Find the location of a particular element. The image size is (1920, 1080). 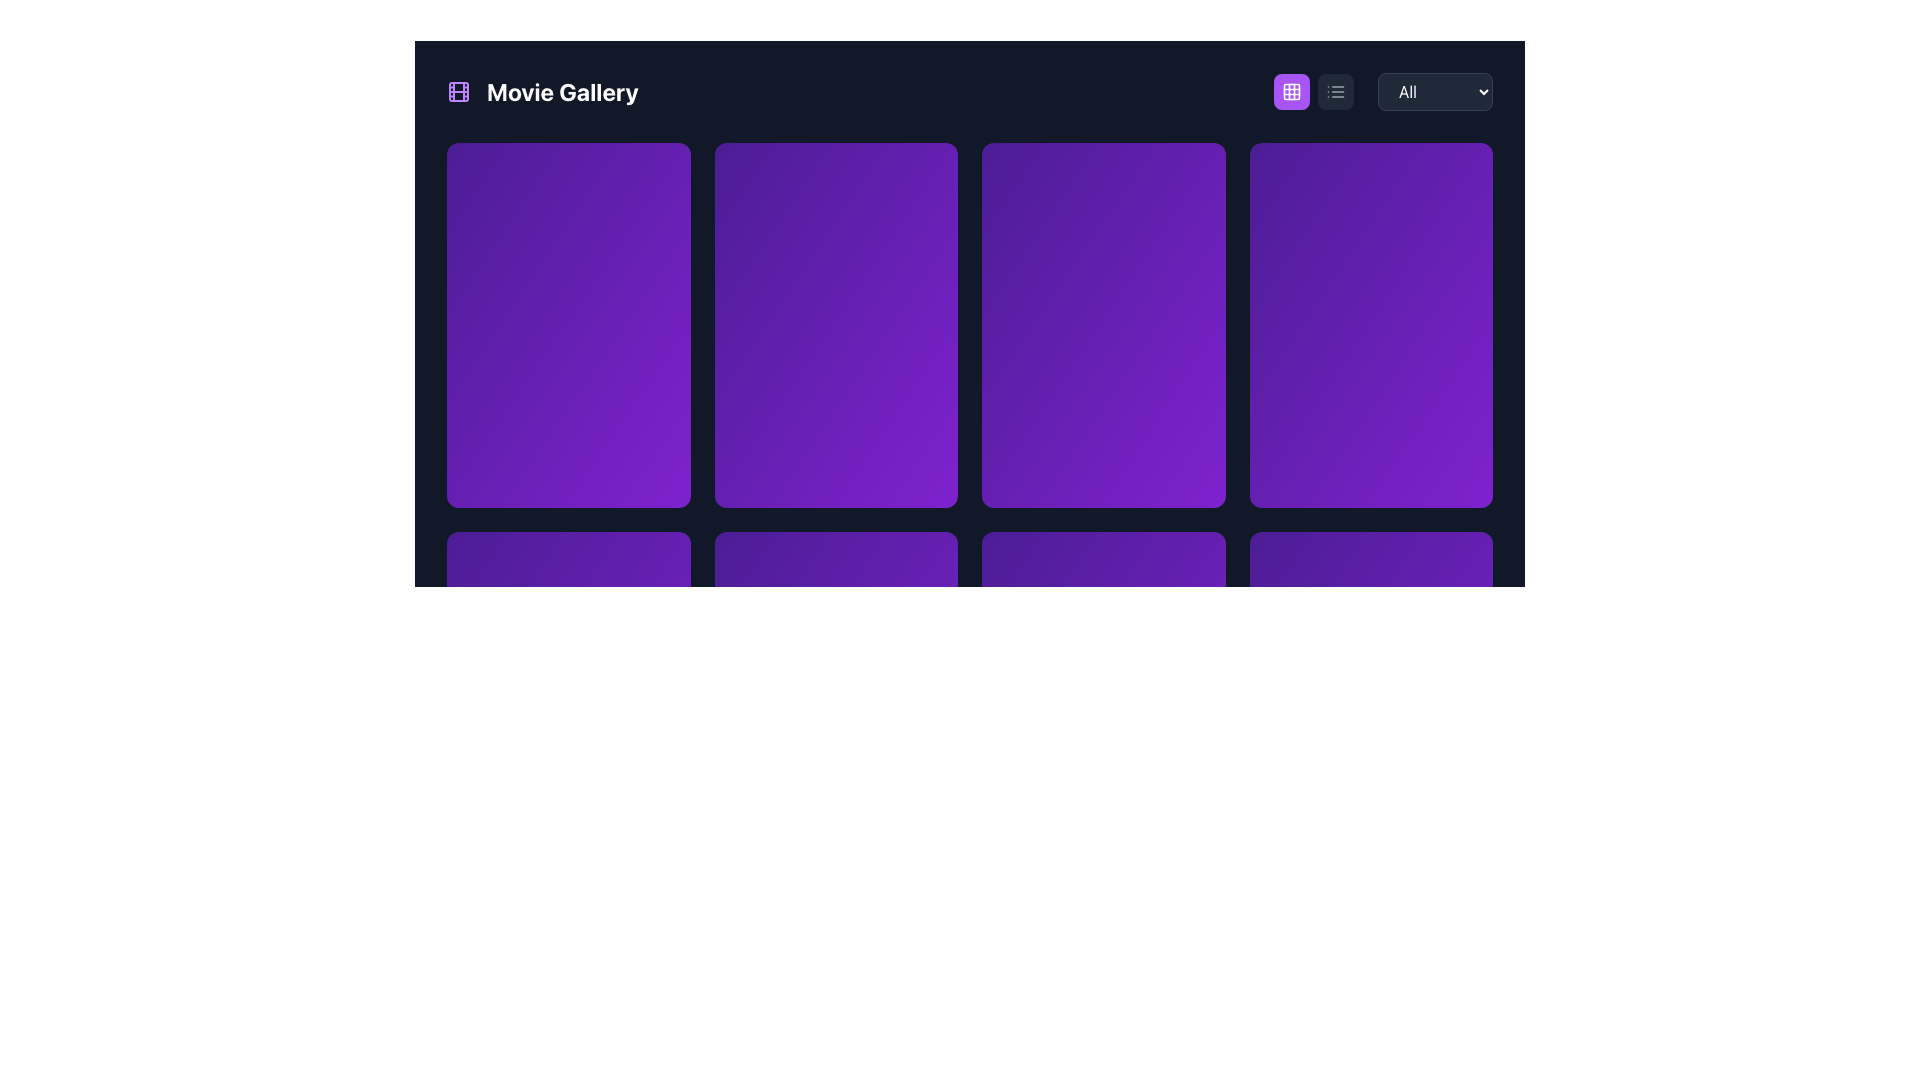

the white star-shaped SVG graphic located in the bottom-right section of the interface is located at coordinates (1280, 563).